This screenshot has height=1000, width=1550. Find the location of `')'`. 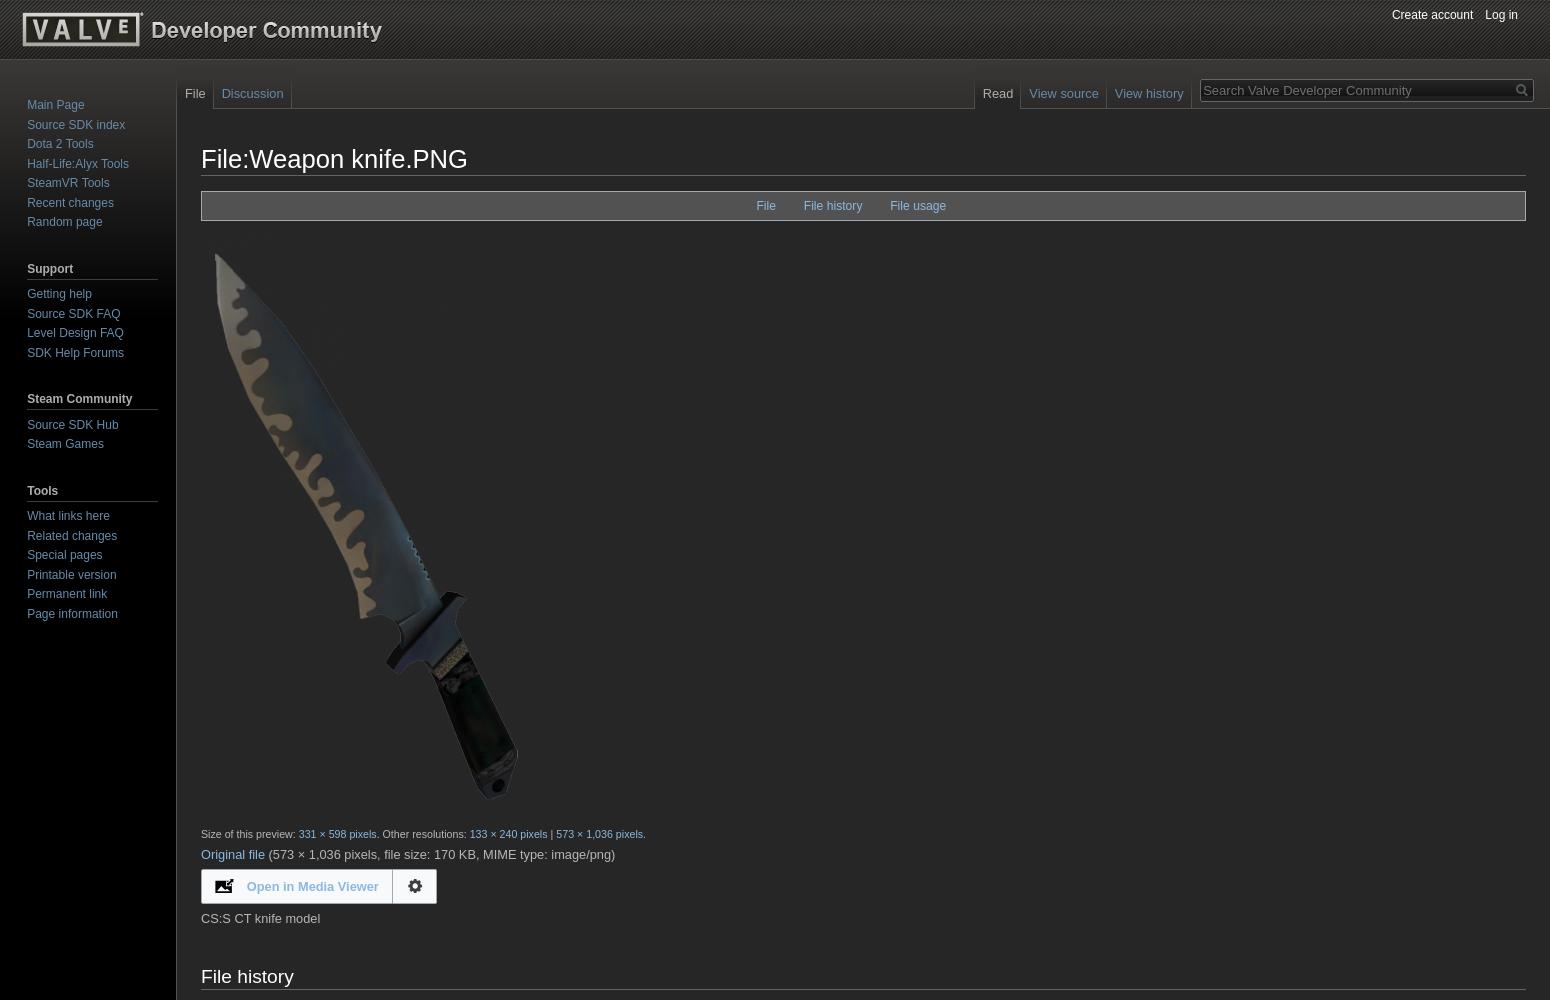

')' is located at coordinates (611, 852).